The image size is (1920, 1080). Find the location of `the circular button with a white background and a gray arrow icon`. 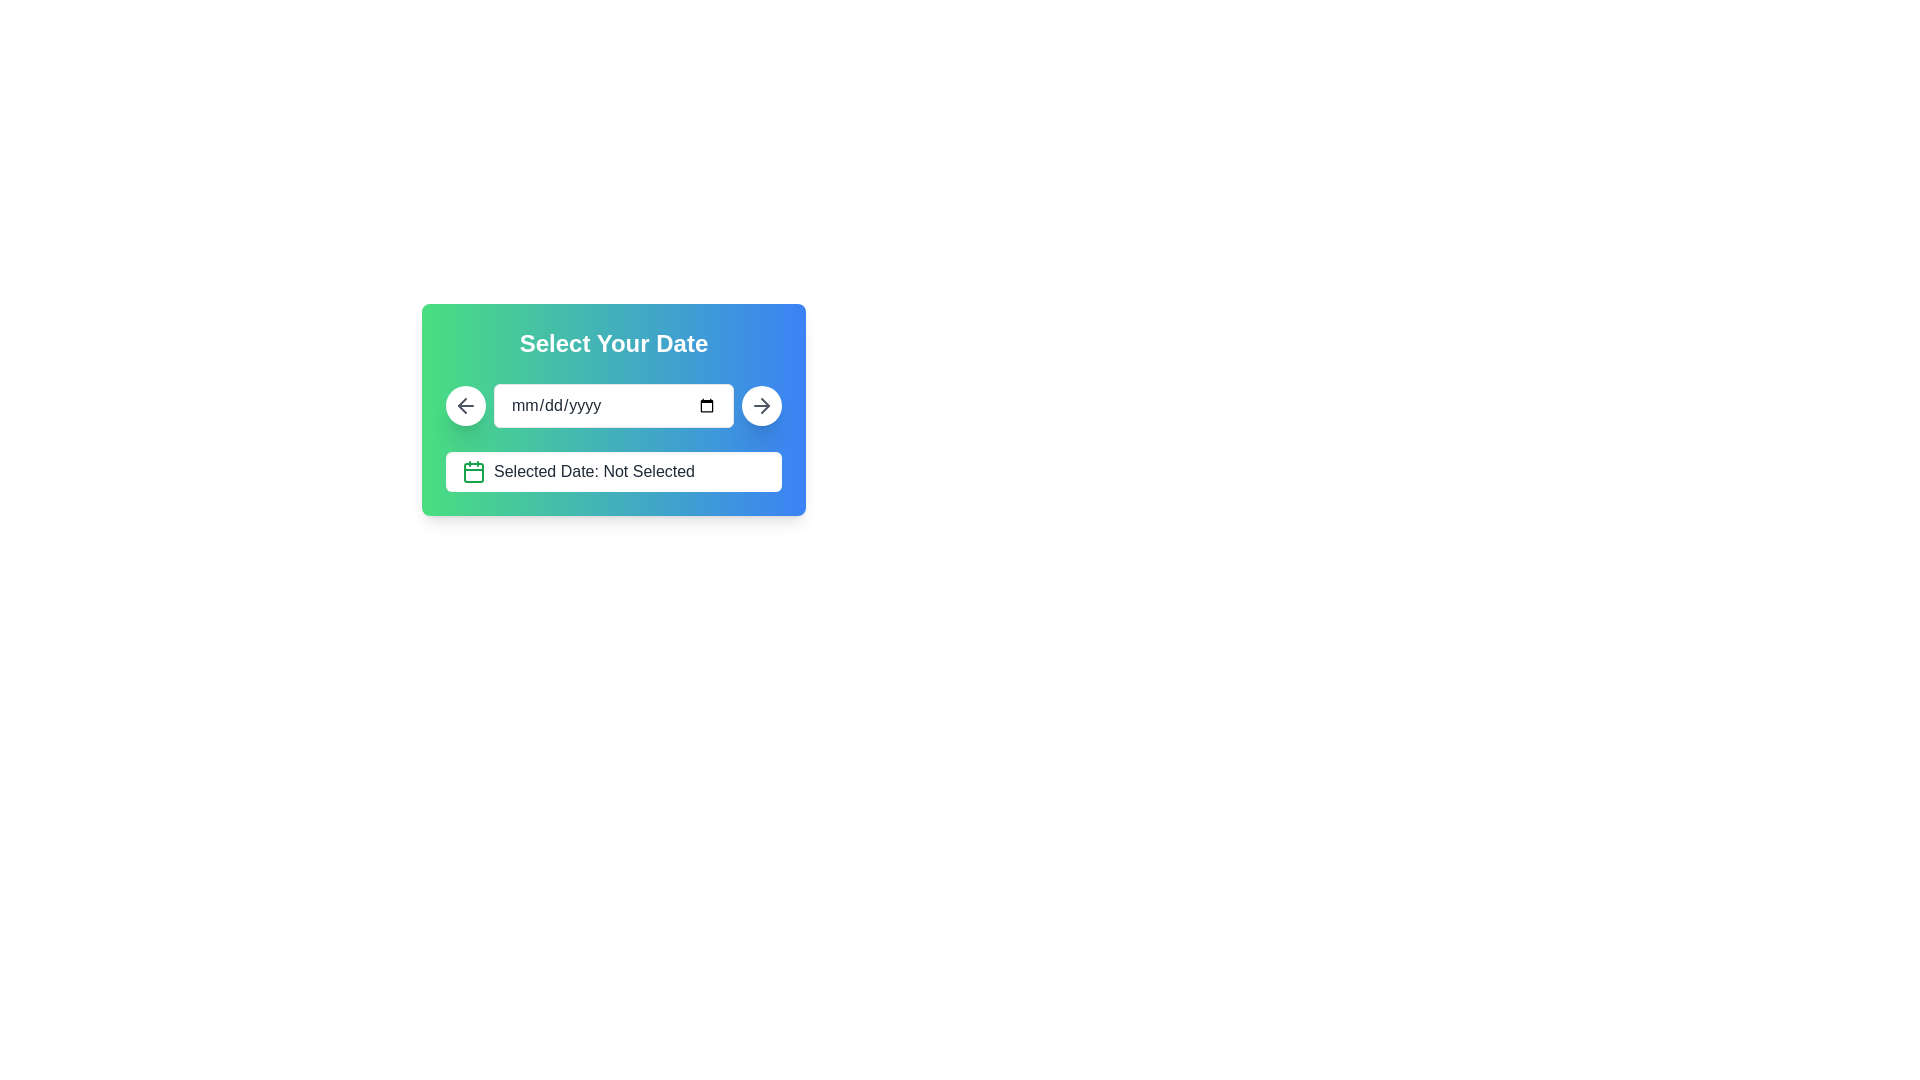

the circular button with a white background and a gray arrow icon is located at coordinates (761, 405).